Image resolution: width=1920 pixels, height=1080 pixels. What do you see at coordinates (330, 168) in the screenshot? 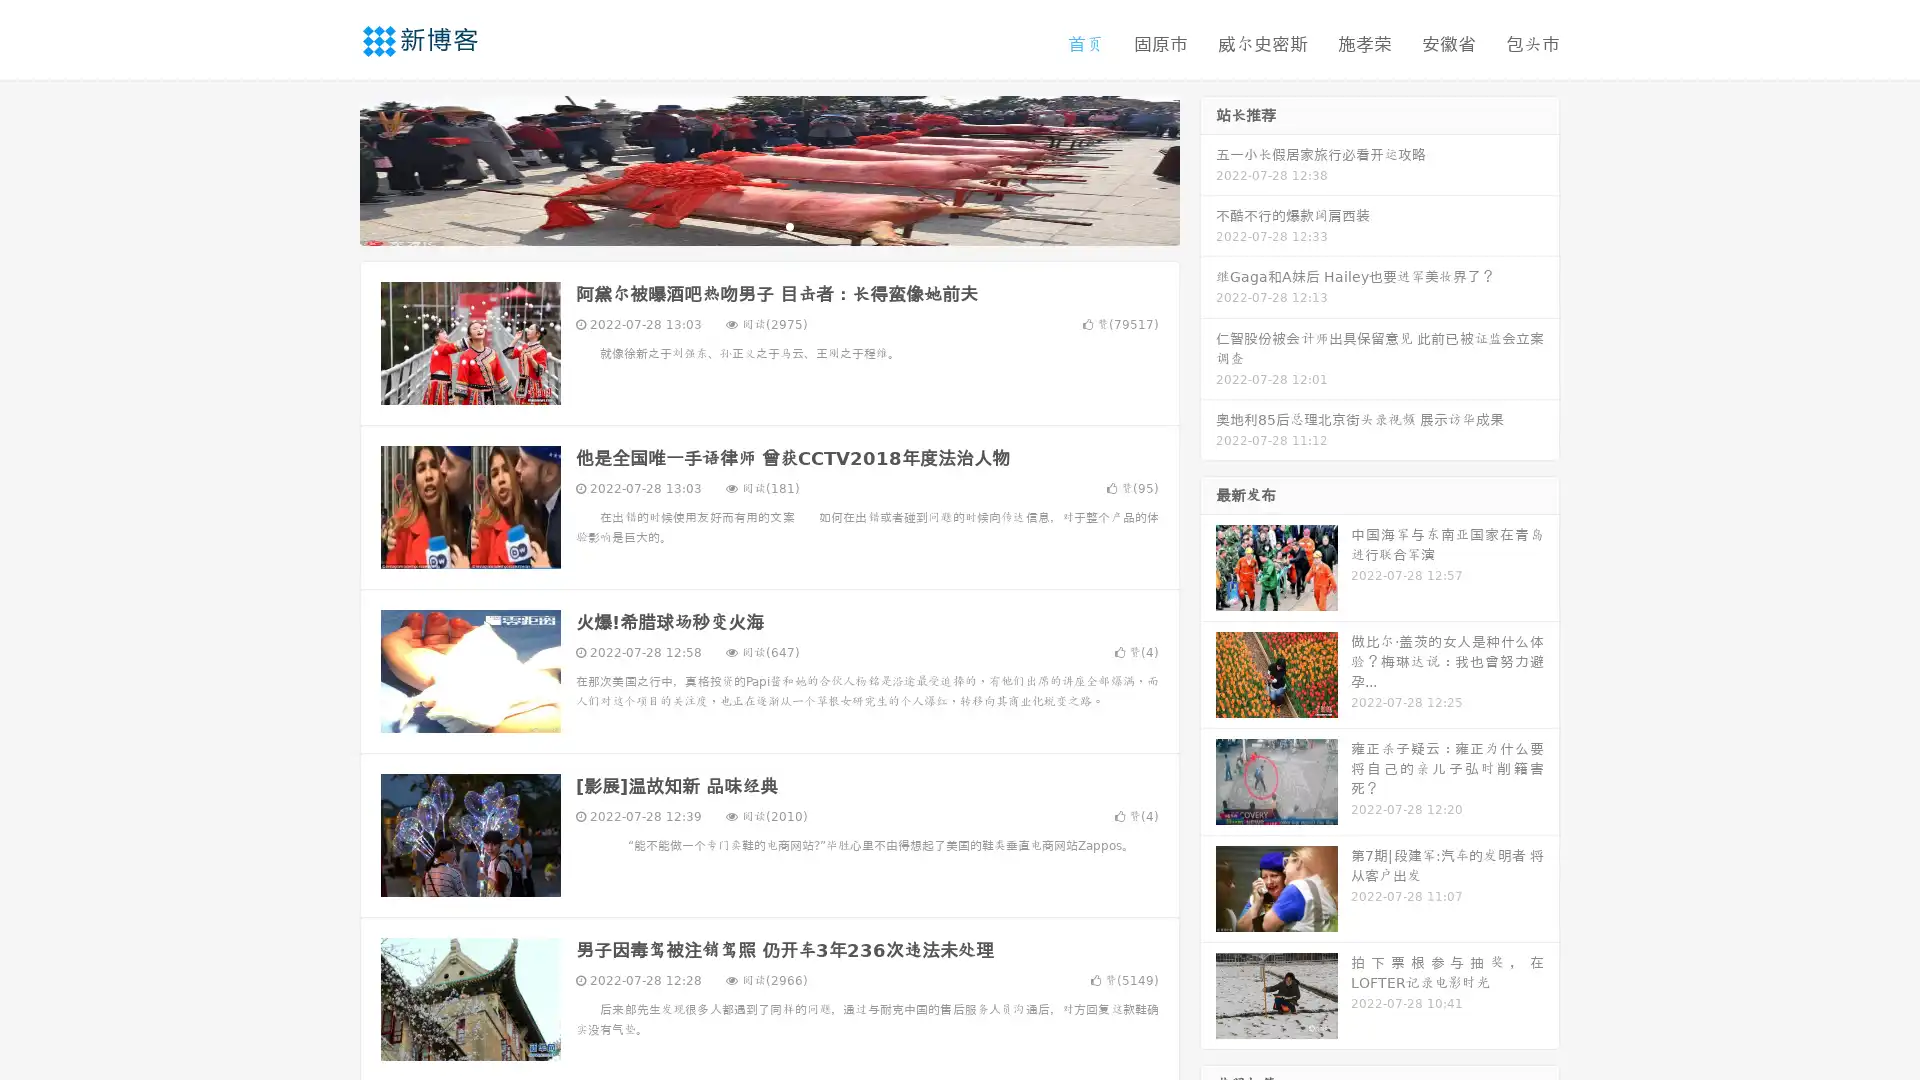
I see `Previous slide` at bounding box center [330, 168].